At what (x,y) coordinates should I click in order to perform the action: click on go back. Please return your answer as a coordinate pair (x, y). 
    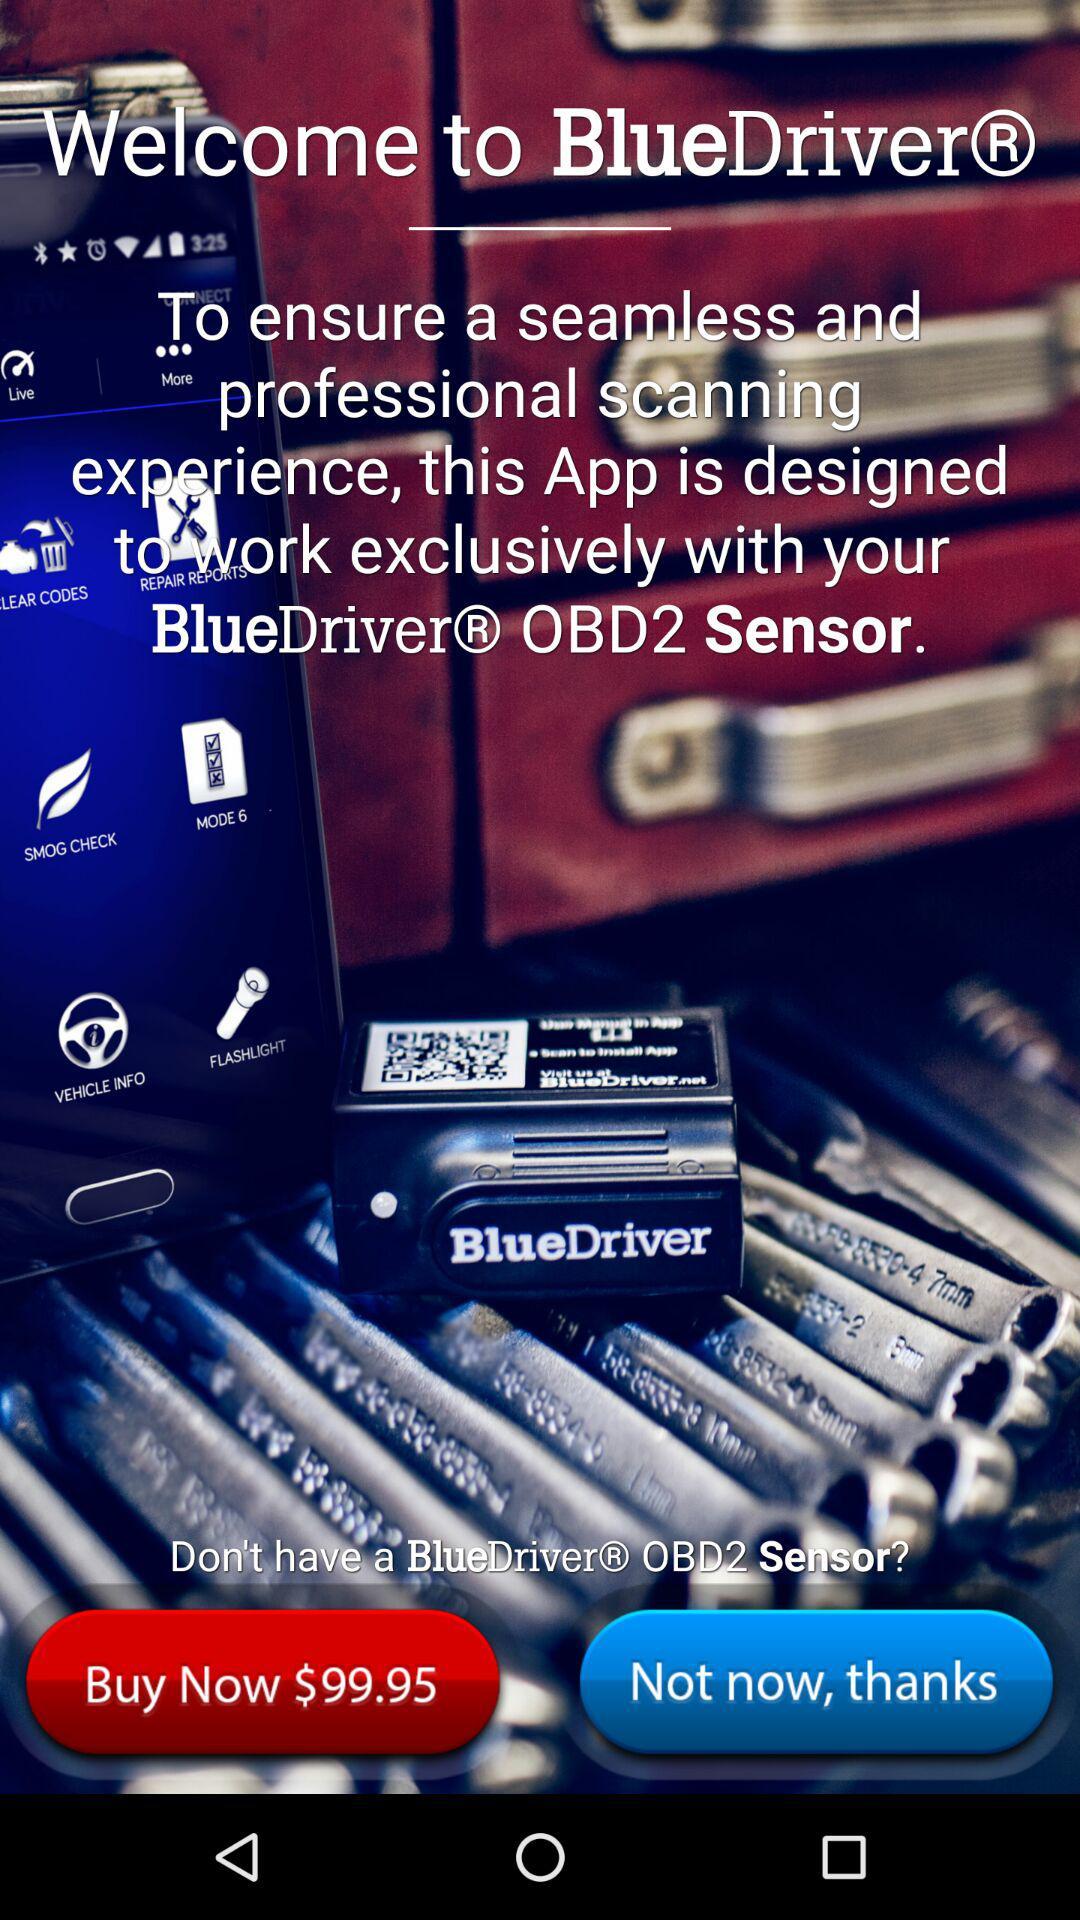
    Looking at the image, I should click on (816, 1680).